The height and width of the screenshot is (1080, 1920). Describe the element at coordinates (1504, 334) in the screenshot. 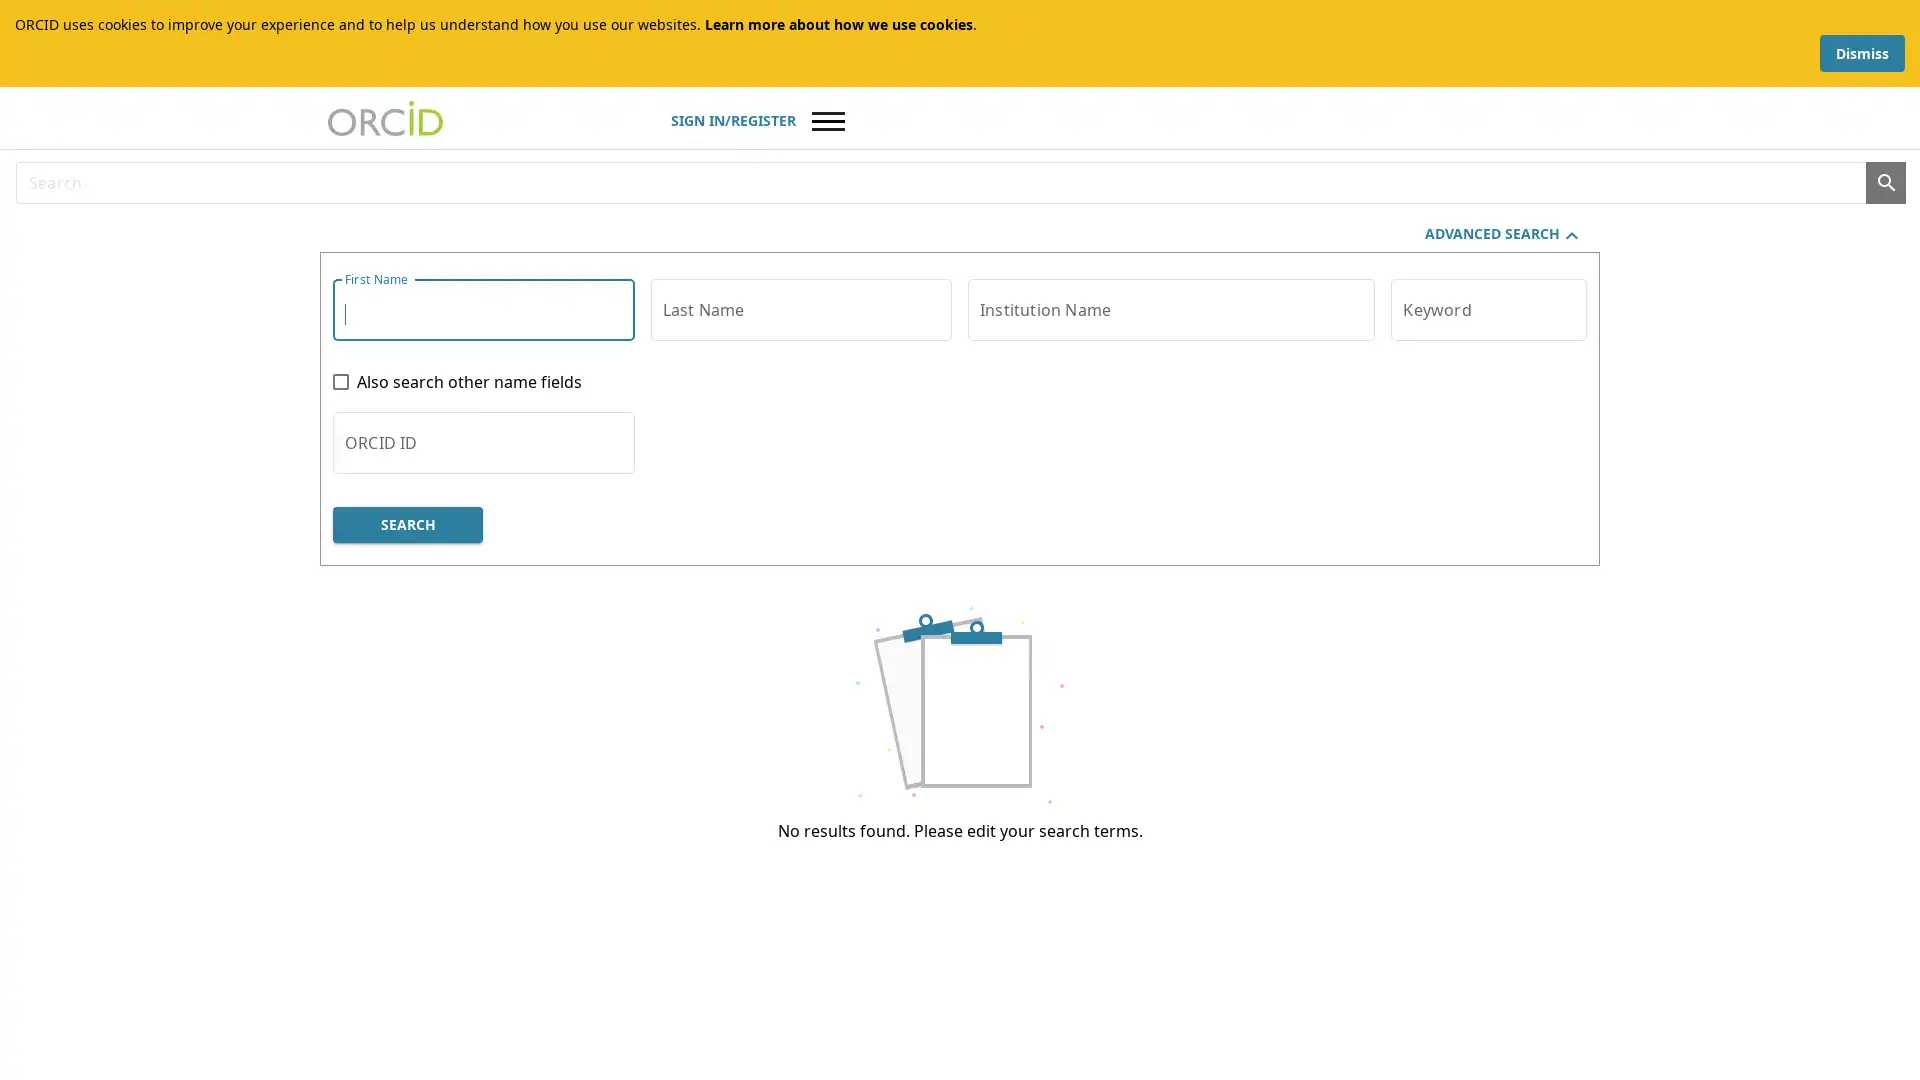

I see `Hide advanced search form` at that location.